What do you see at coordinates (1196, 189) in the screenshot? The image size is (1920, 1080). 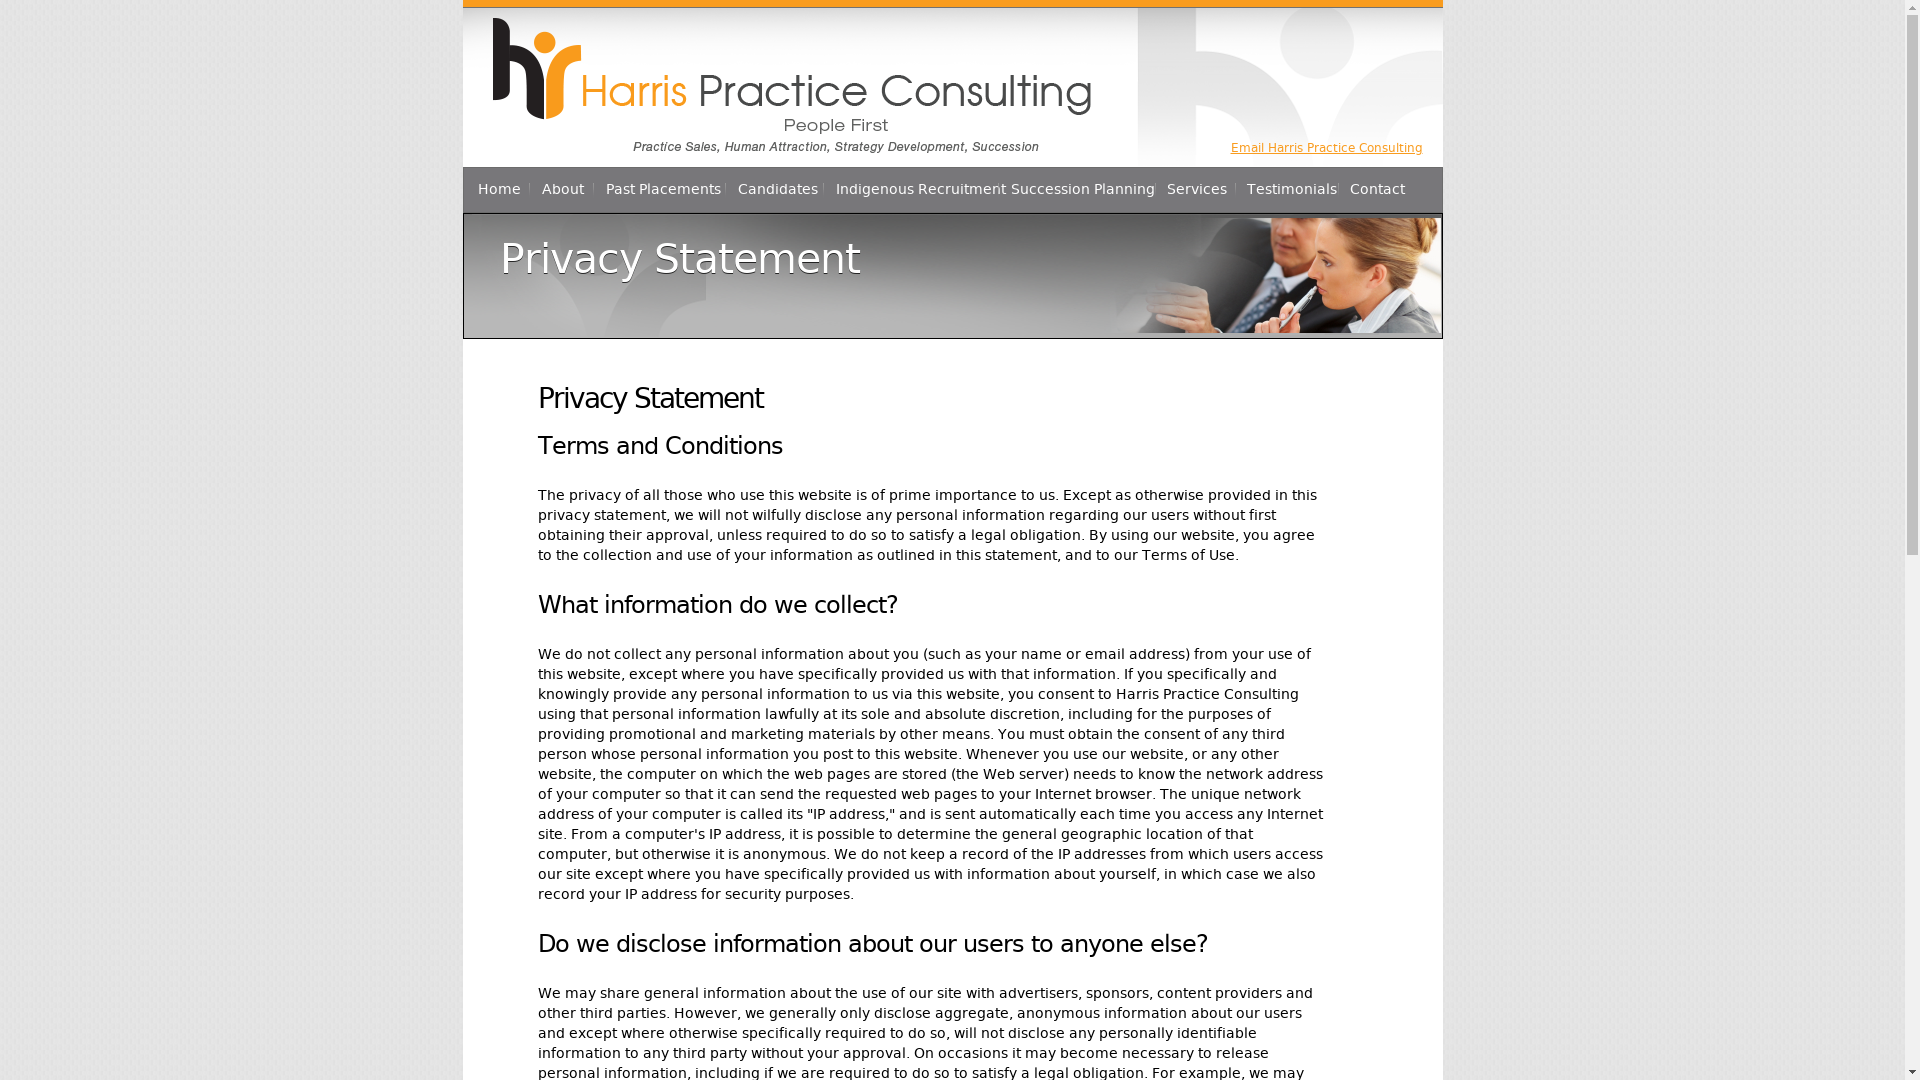 I see `'Services'` at bounding box center [1196, 189].